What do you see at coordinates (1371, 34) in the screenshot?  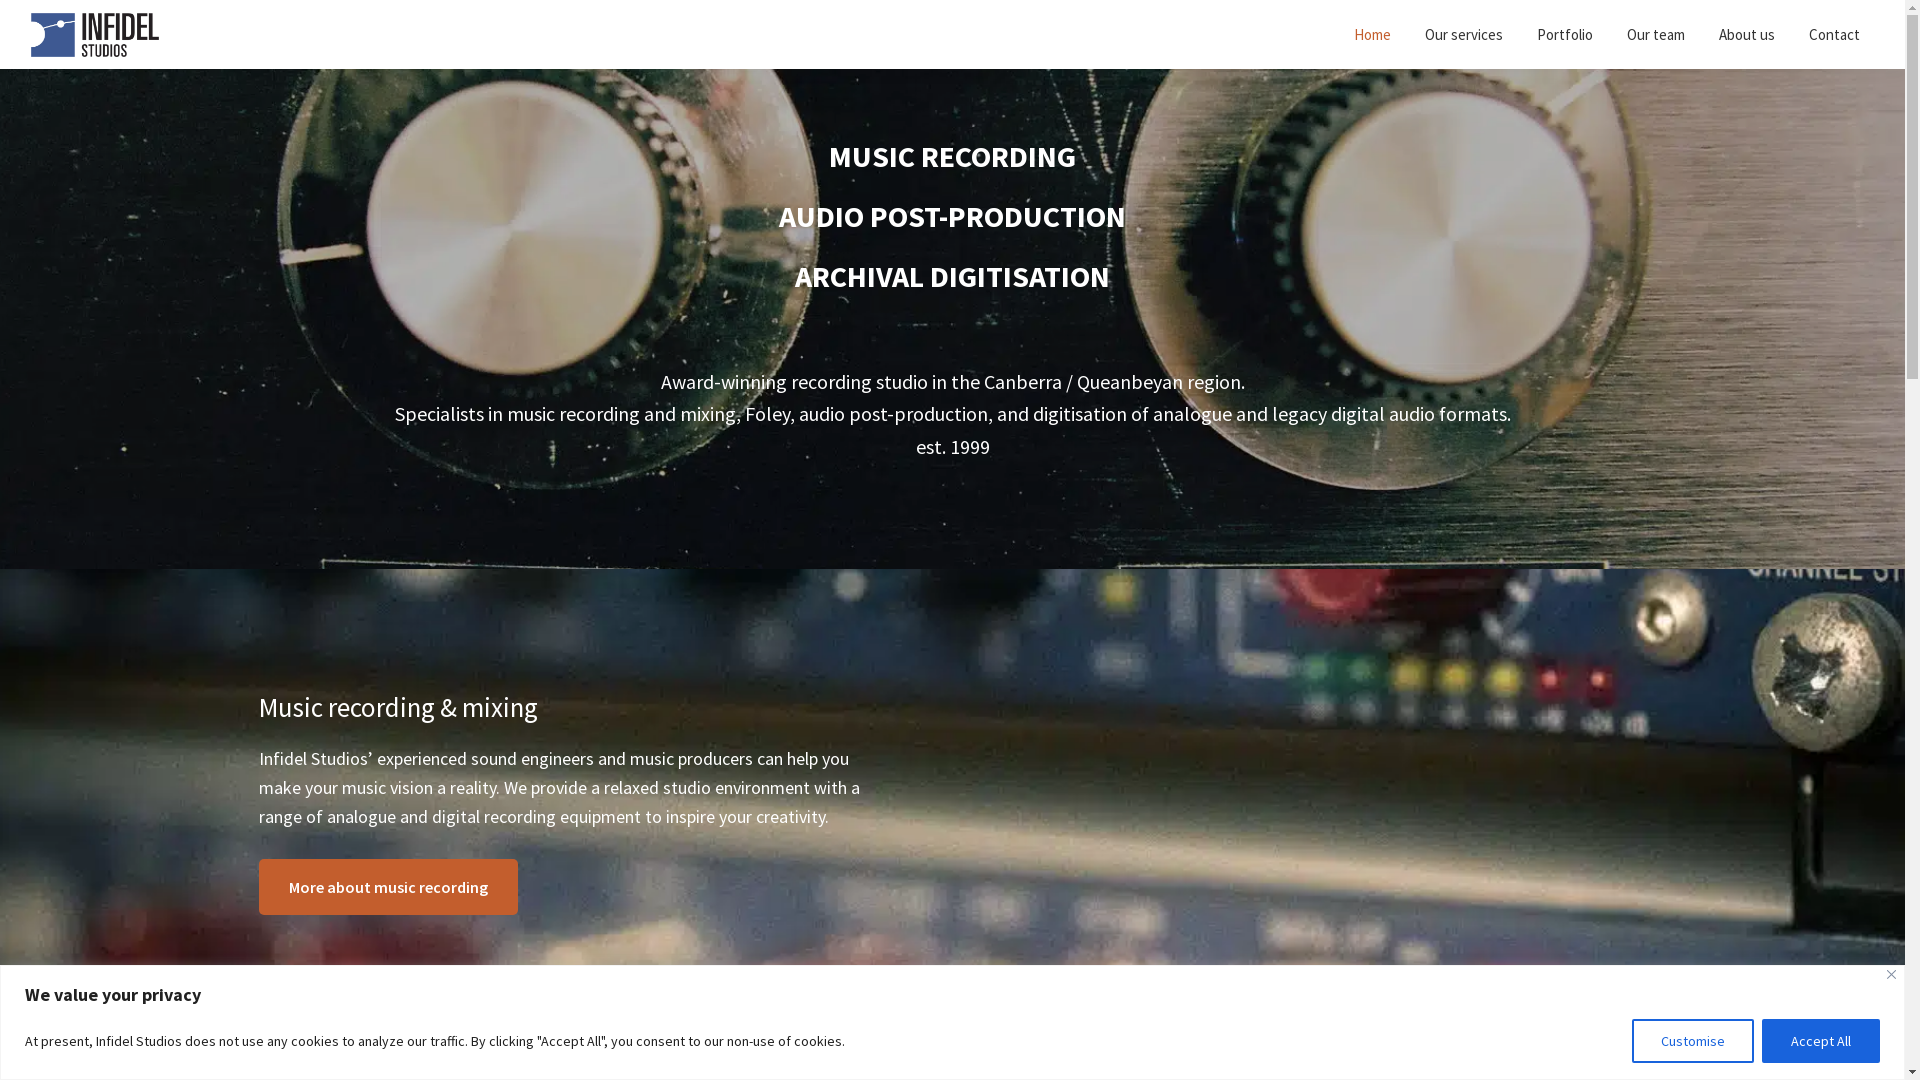 I see `'Home'` at bounding box center [1371, 34].